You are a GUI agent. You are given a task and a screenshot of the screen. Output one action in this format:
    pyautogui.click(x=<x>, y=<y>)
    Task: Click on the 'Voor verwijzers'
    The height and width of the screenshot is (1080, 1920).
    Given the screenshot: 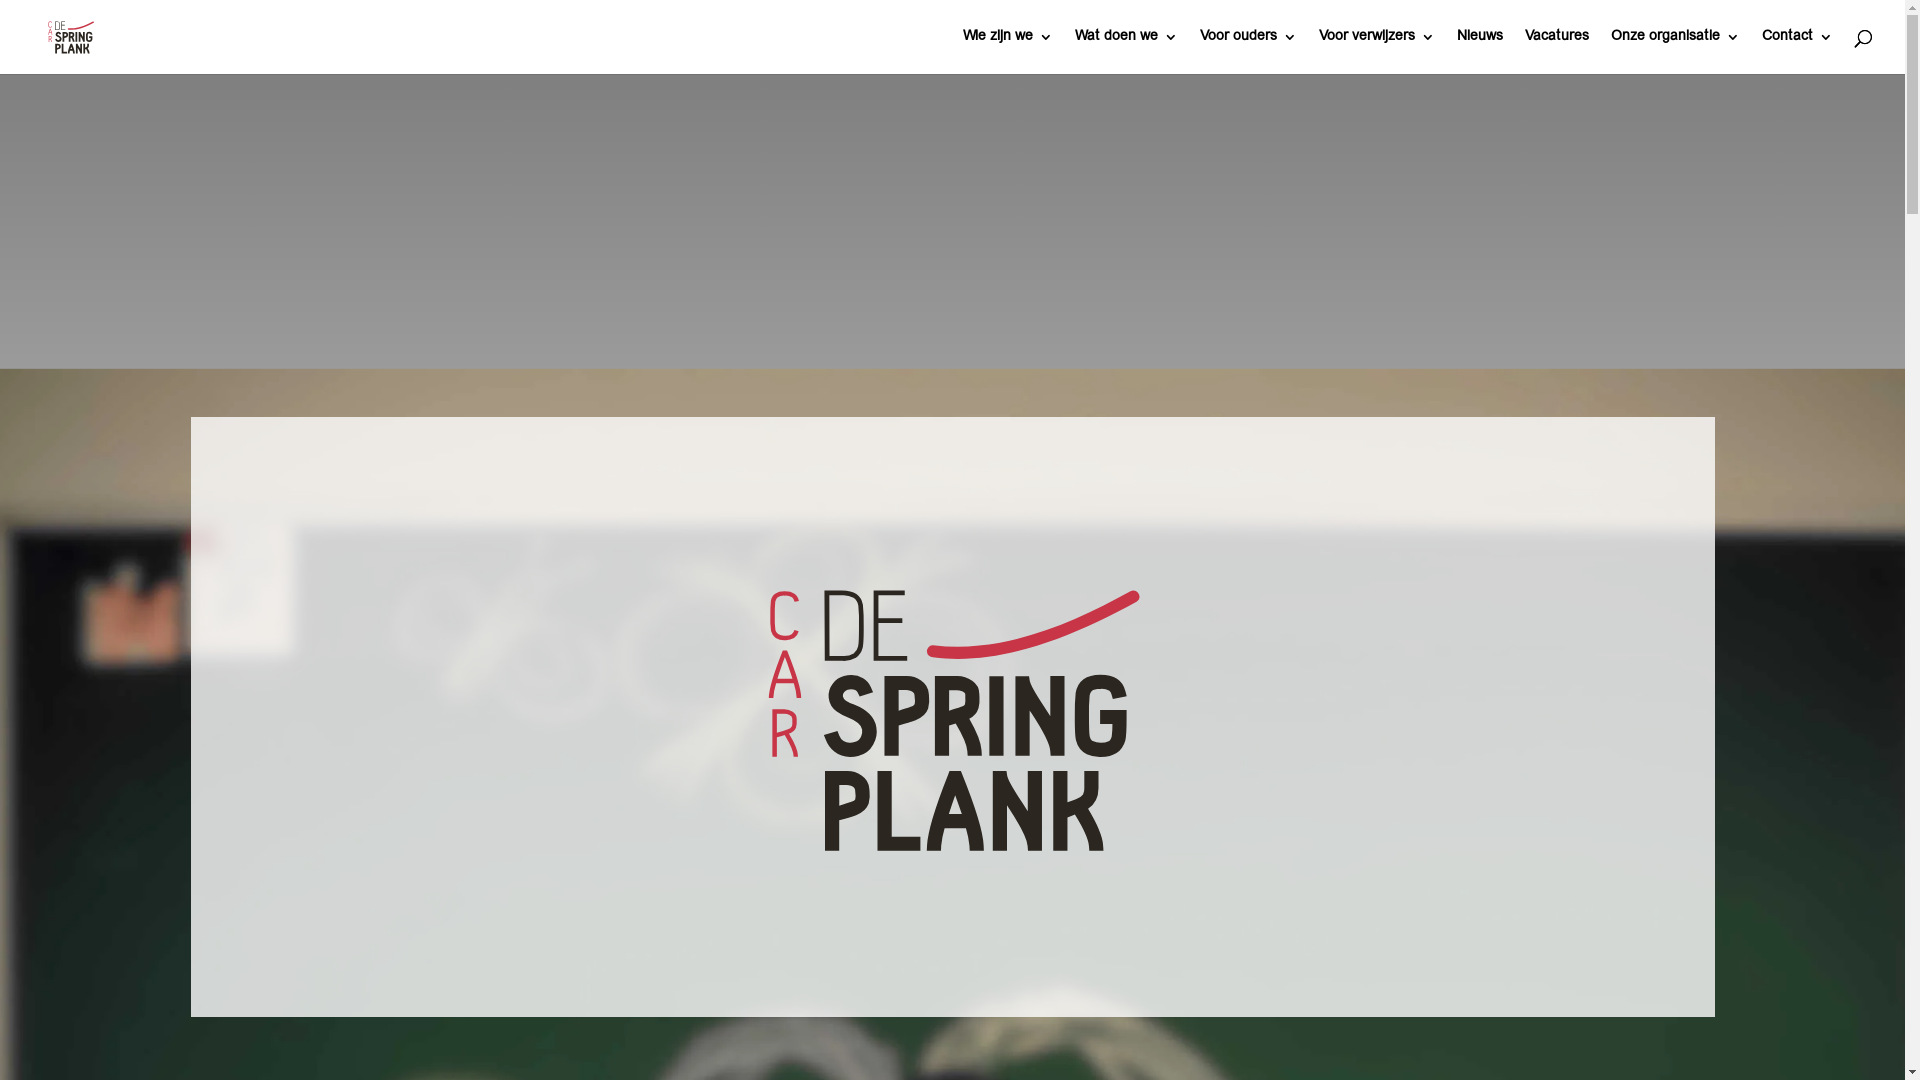 What is the action you would take?
    pyautogui.click(x=1376, y=50)
    